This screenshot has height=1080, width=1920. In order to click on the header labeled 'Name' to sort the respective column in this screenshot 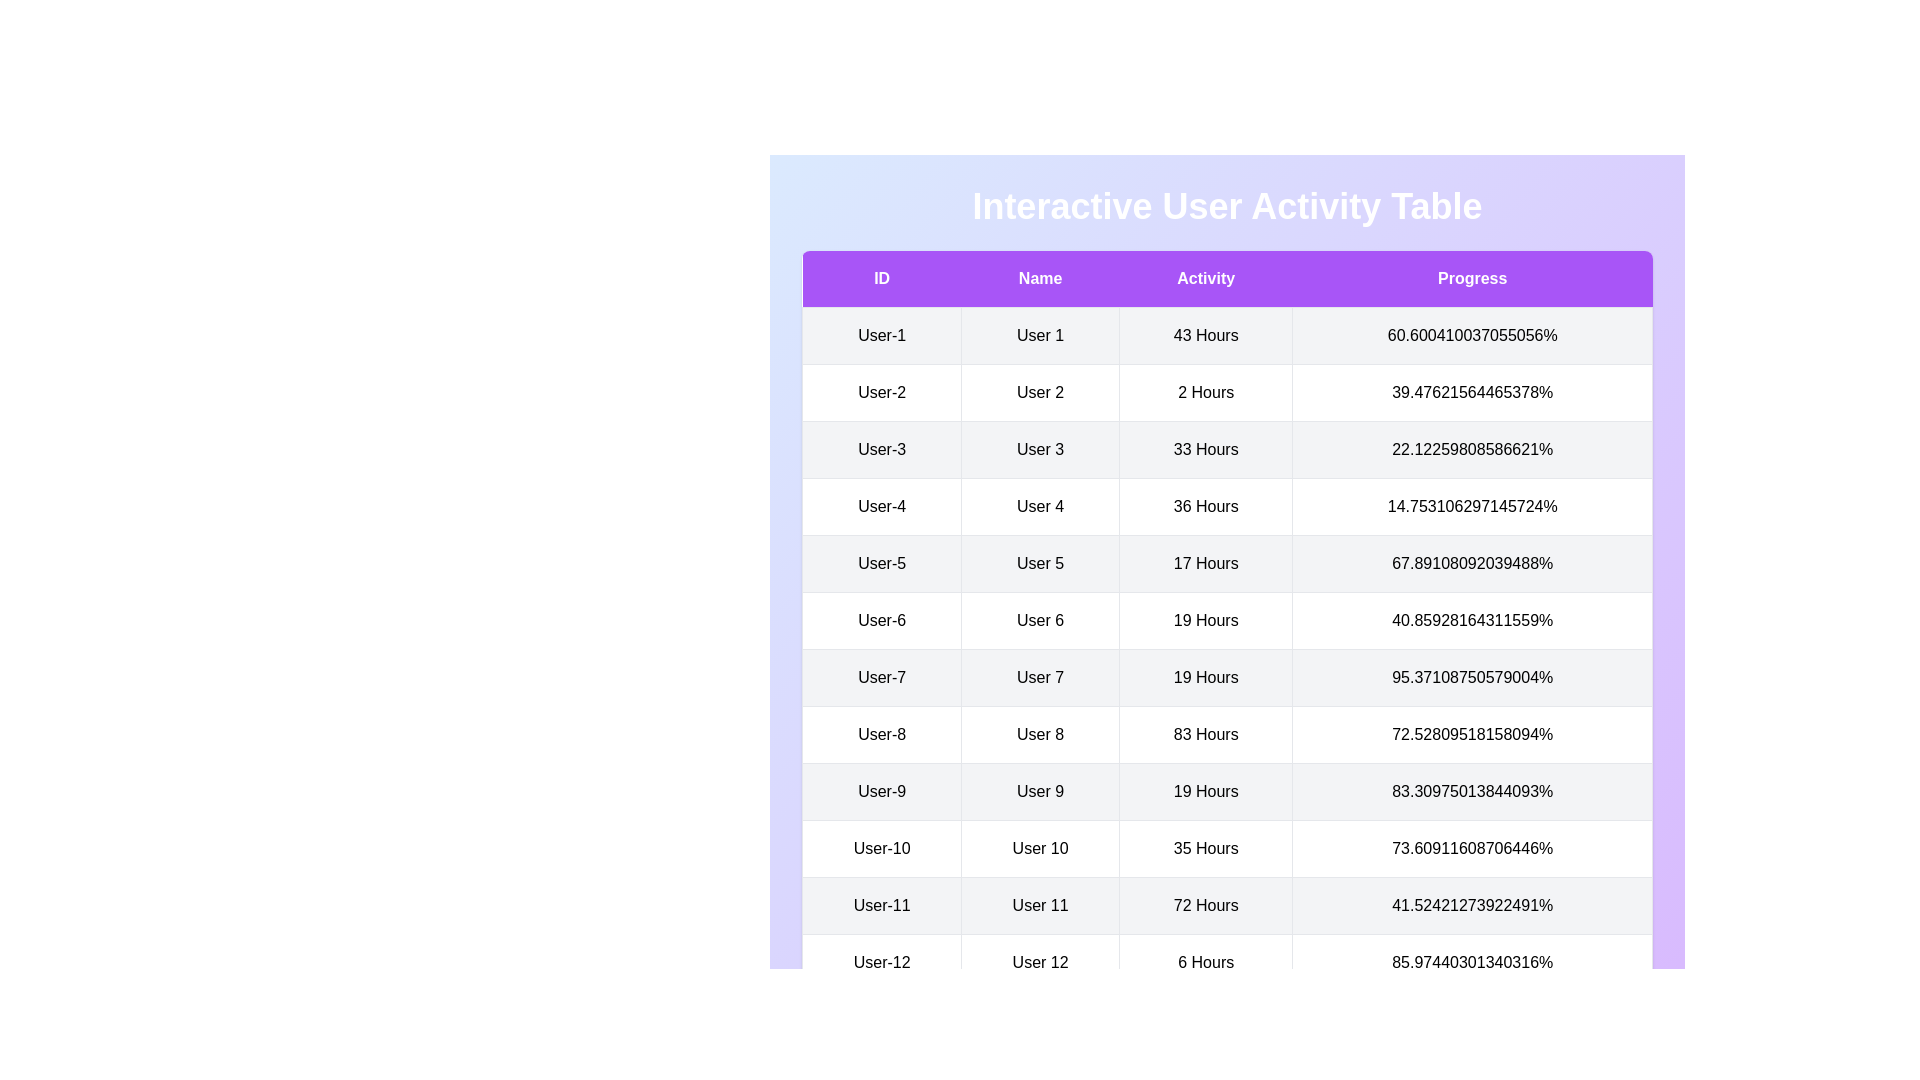, I will do `click(1040, 279)`.